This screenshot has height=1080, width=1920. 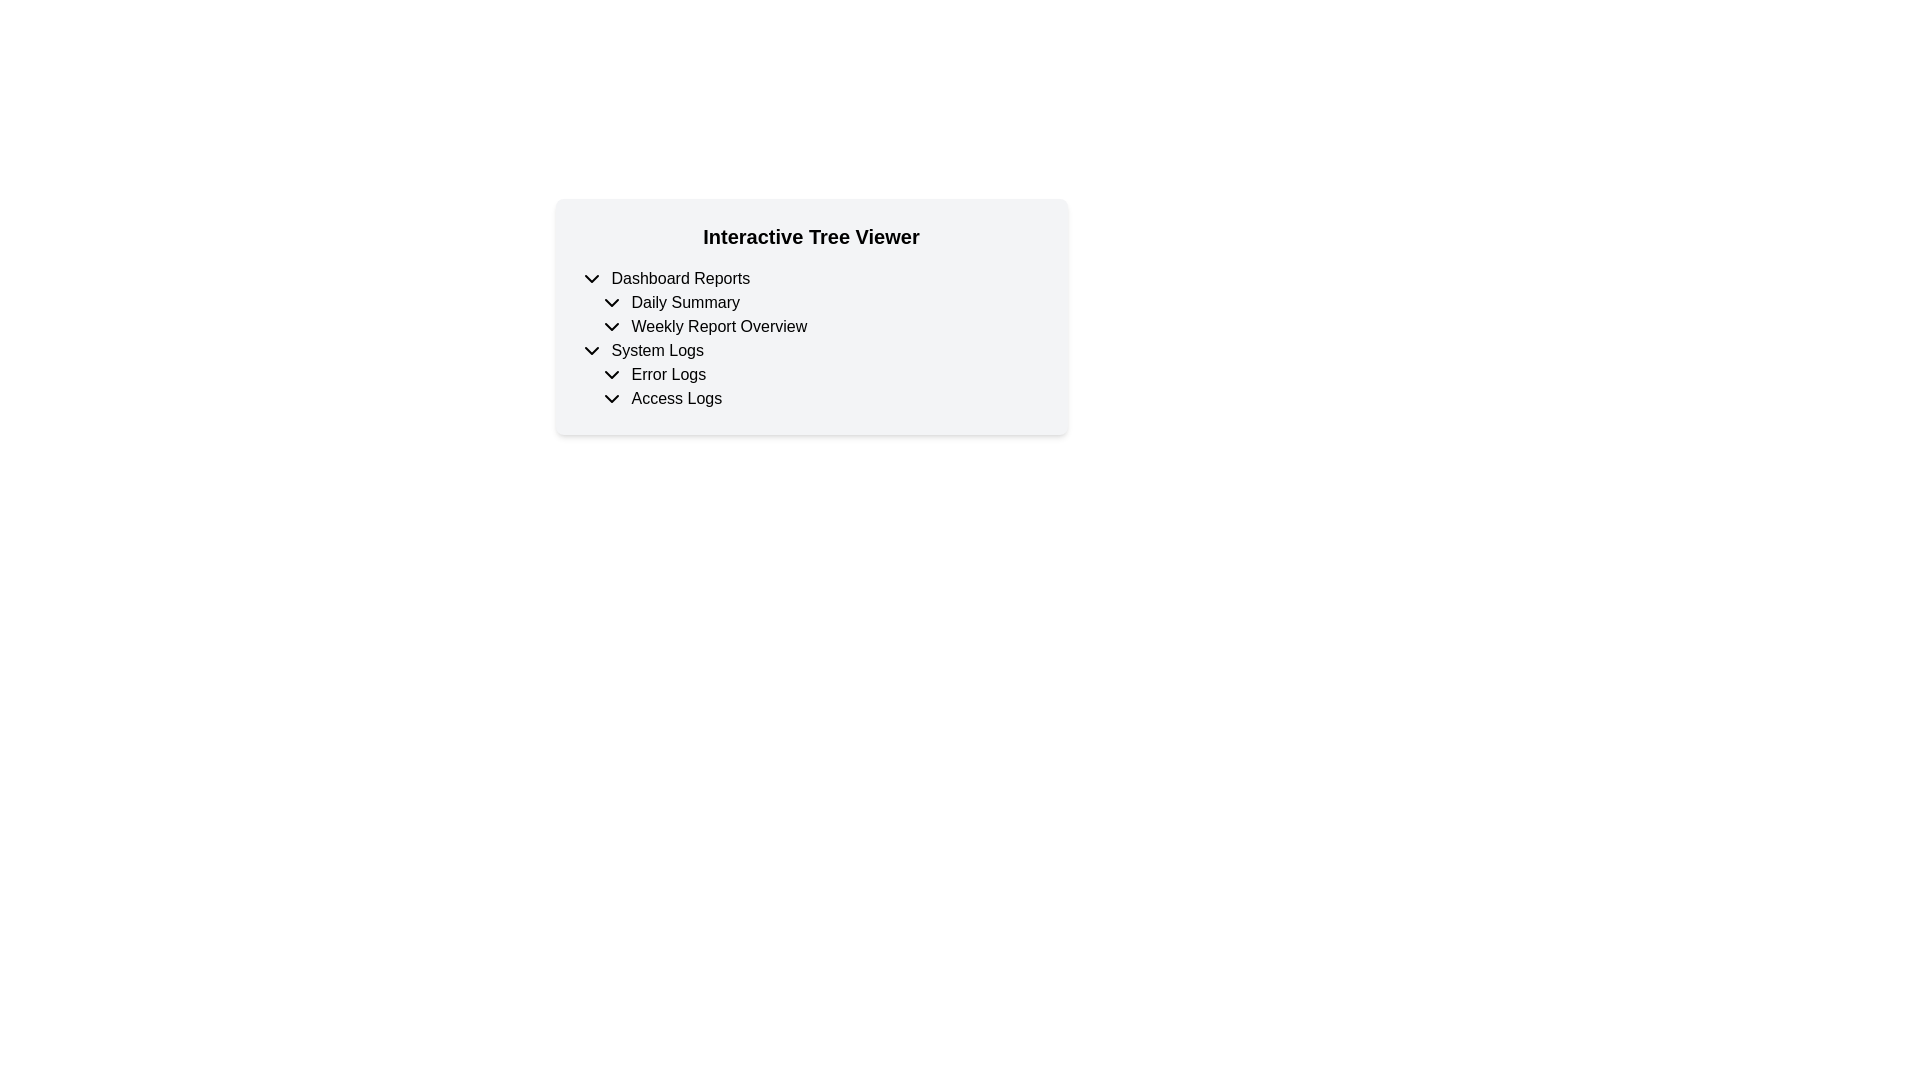 What do you see at coordinates (811, 303) in the screenshot?
I see `the second item in the expandable tree under 'Dashboard Reports'` at bounding box center [811, 303].